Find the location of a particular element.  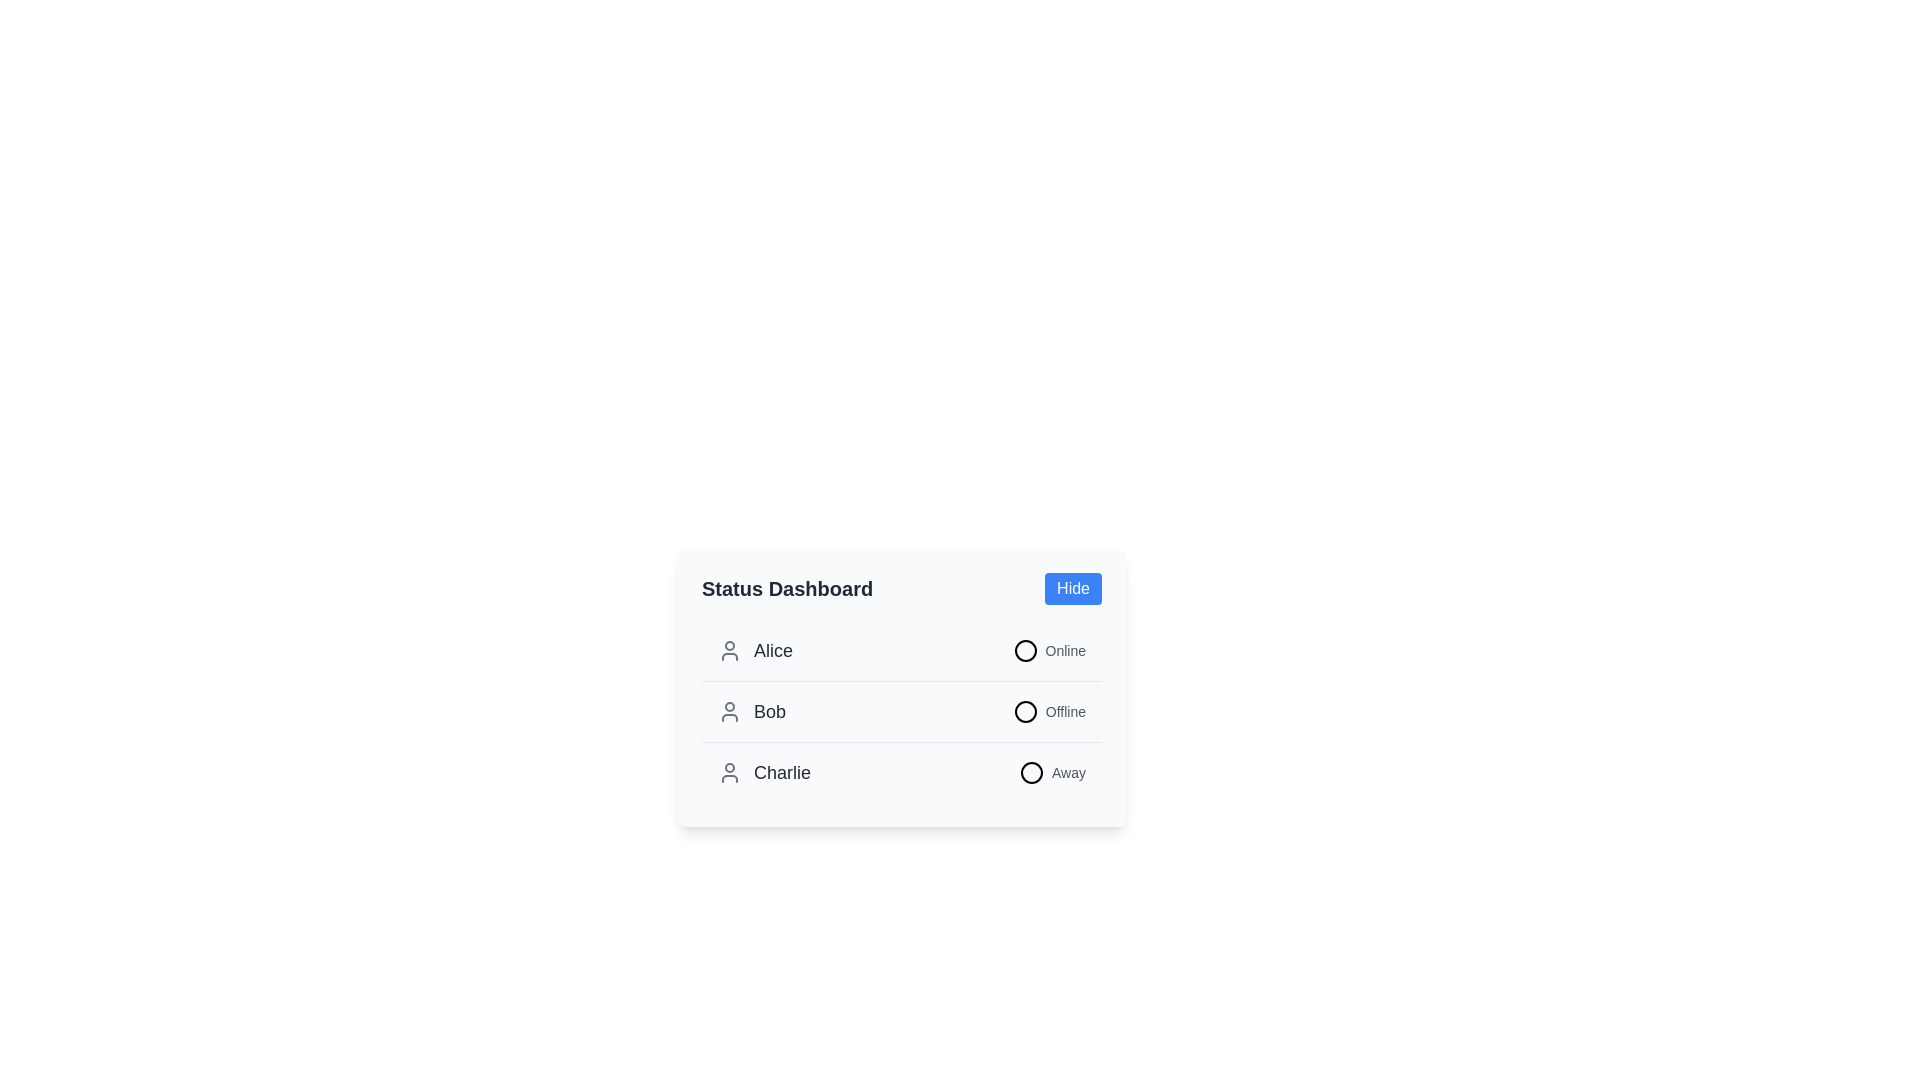

the user avatar icon, which is a gray circular head with shoulders located to the left of the text 'Charlie' in the third row of the 'Status Dashboard' card is located at coordinates (728, 771).